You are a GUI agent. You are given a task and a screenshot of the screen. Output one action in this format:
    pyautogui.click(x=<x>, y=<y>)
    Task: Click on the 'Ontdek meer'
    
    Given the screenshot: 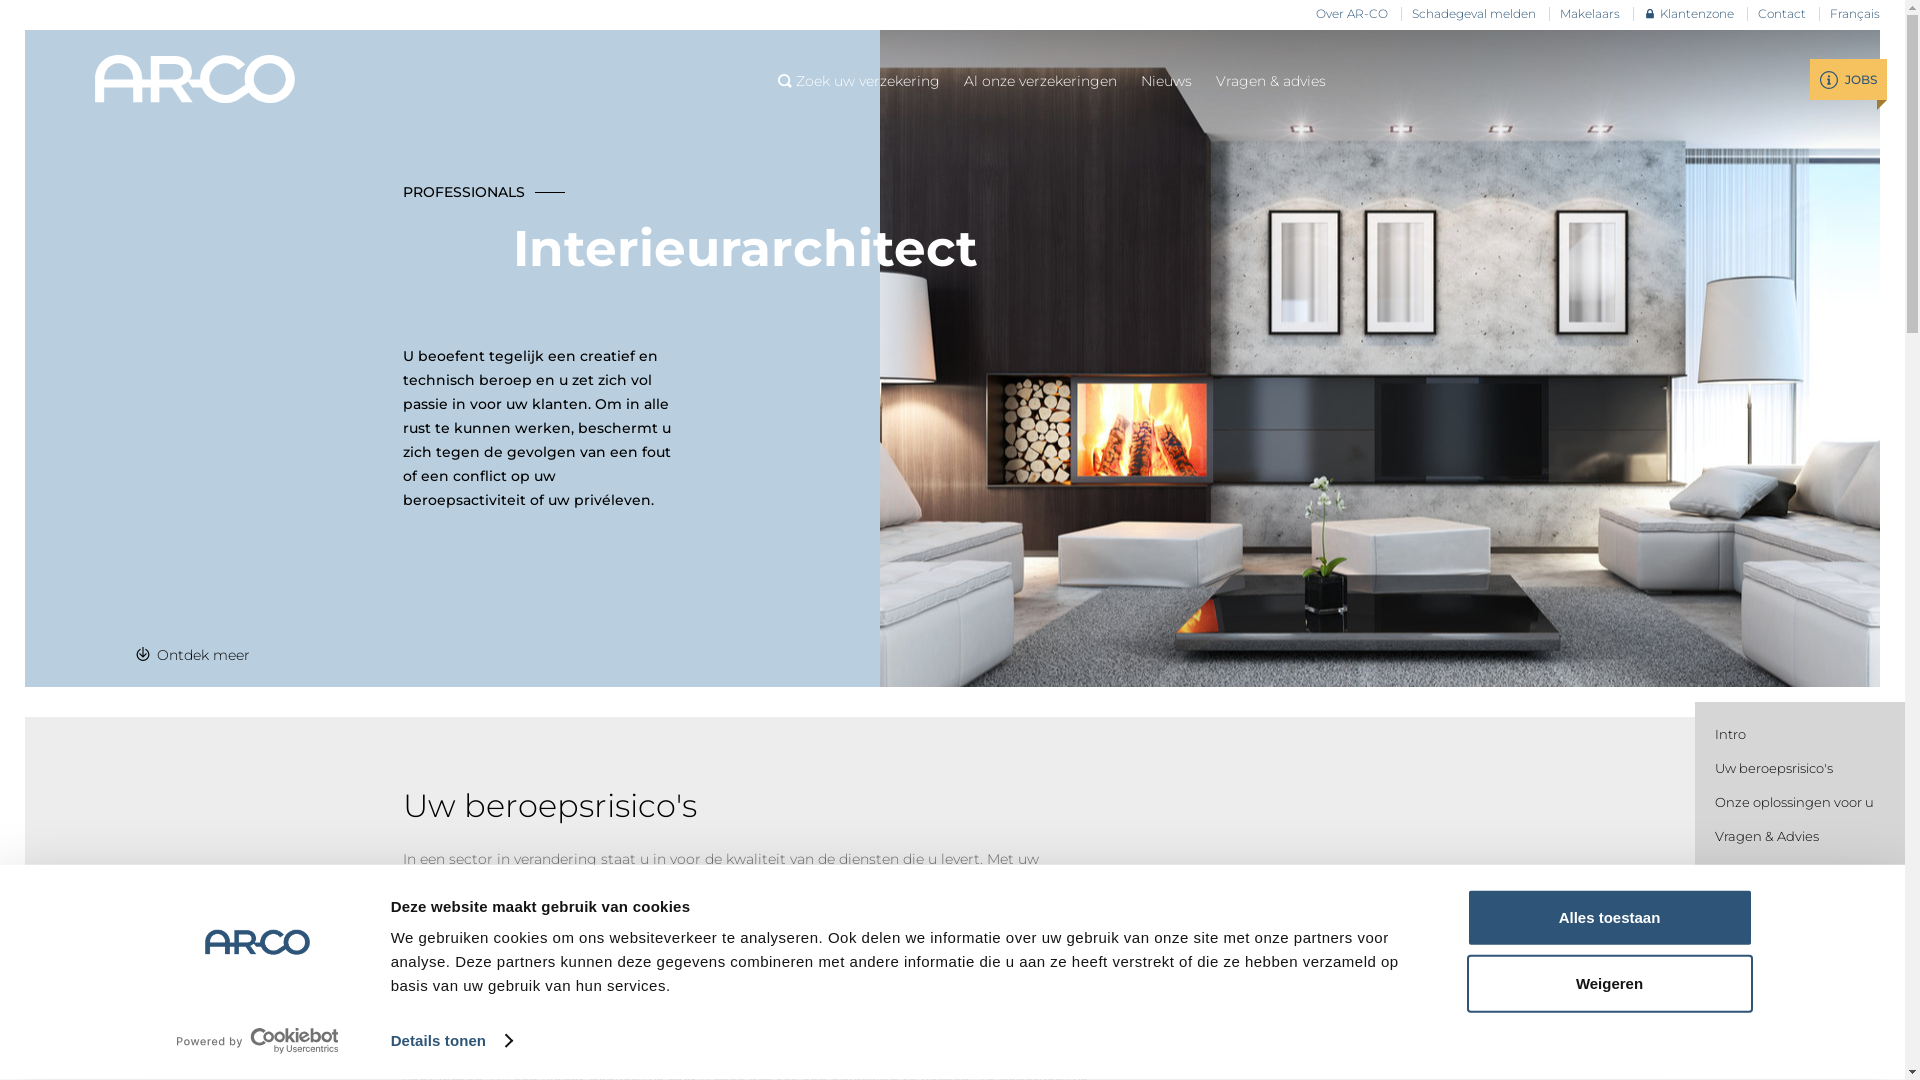 What is the action you would take?
    pyautogui.click(x=192, y=655)
    